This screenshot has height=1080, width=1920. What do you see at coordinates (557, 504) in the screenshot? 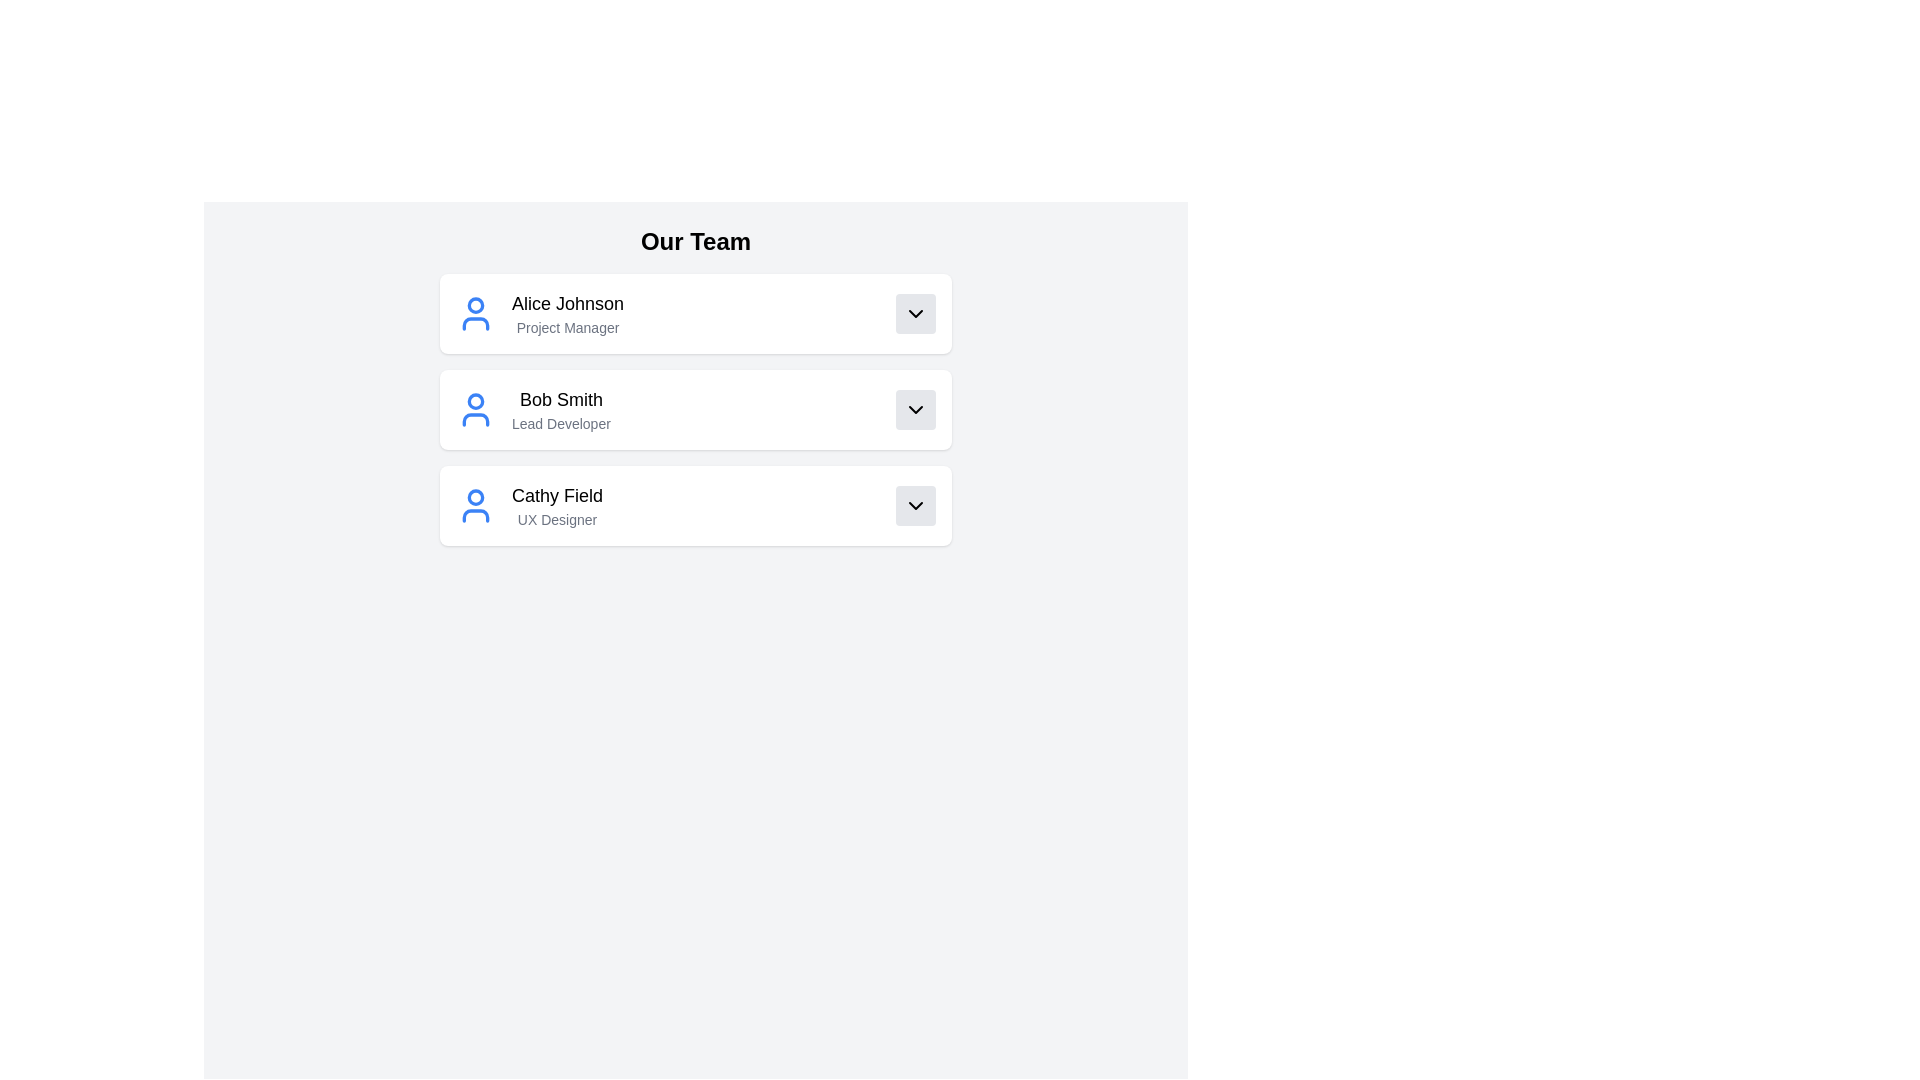
I see `text block that displays the name and role of the individual in the third entry of the 'Our Team' section, positioned to the left of the avatar icon` at bounding box center [557, 504].